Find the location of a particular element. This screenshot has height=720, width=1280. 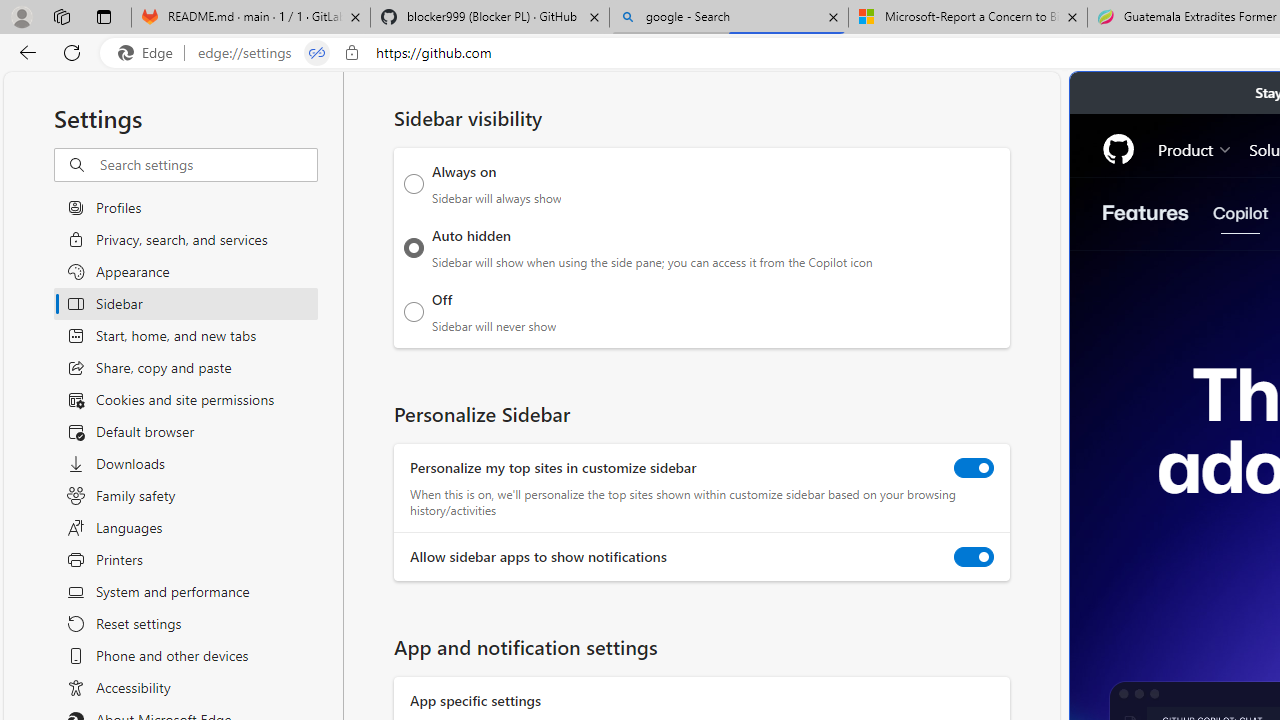

'Search settings' is located at coordinates (208, 164).